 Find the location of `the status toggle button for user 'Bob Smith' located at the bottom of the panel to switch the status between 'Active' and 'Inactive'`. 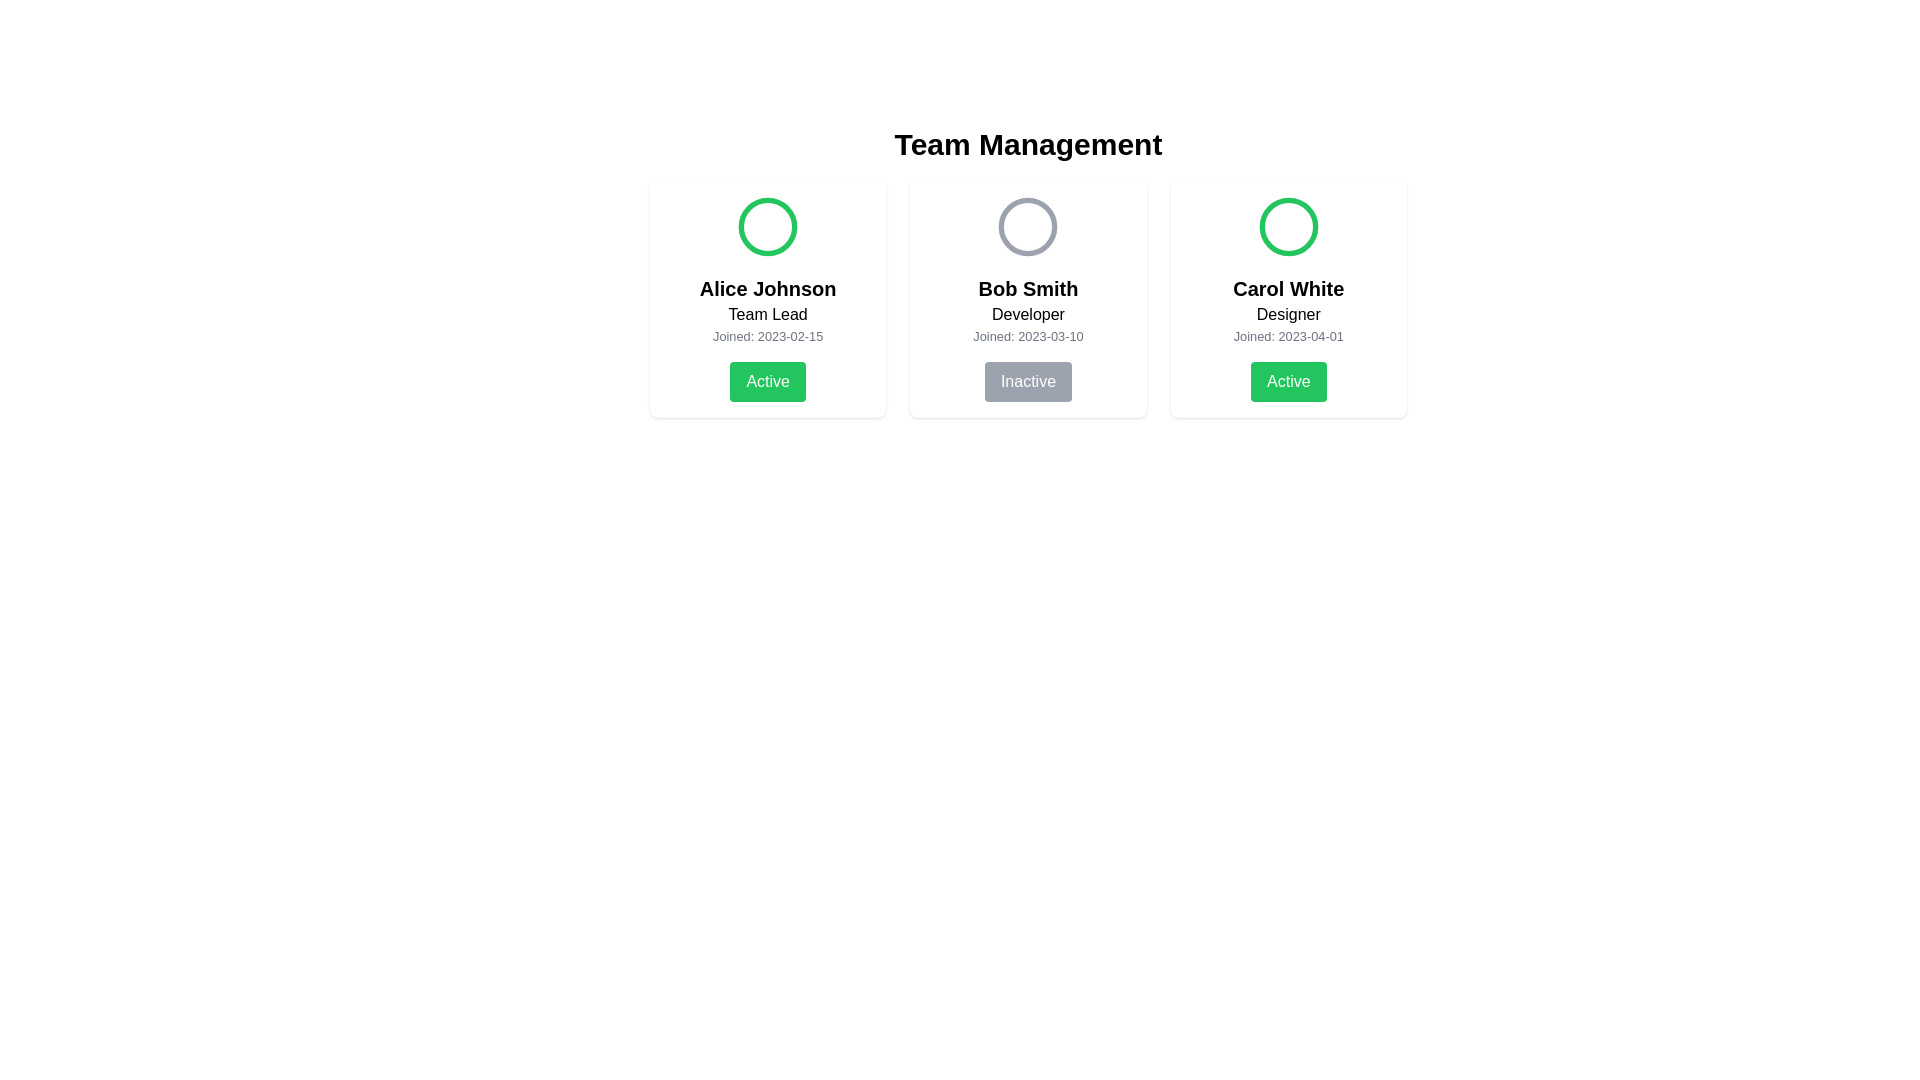

the status toggle button for user 'Bob Smith' located at the bottom of the panel to switch the status between 'Active' and 'Inactive' is located at coordinates (1028, 382).